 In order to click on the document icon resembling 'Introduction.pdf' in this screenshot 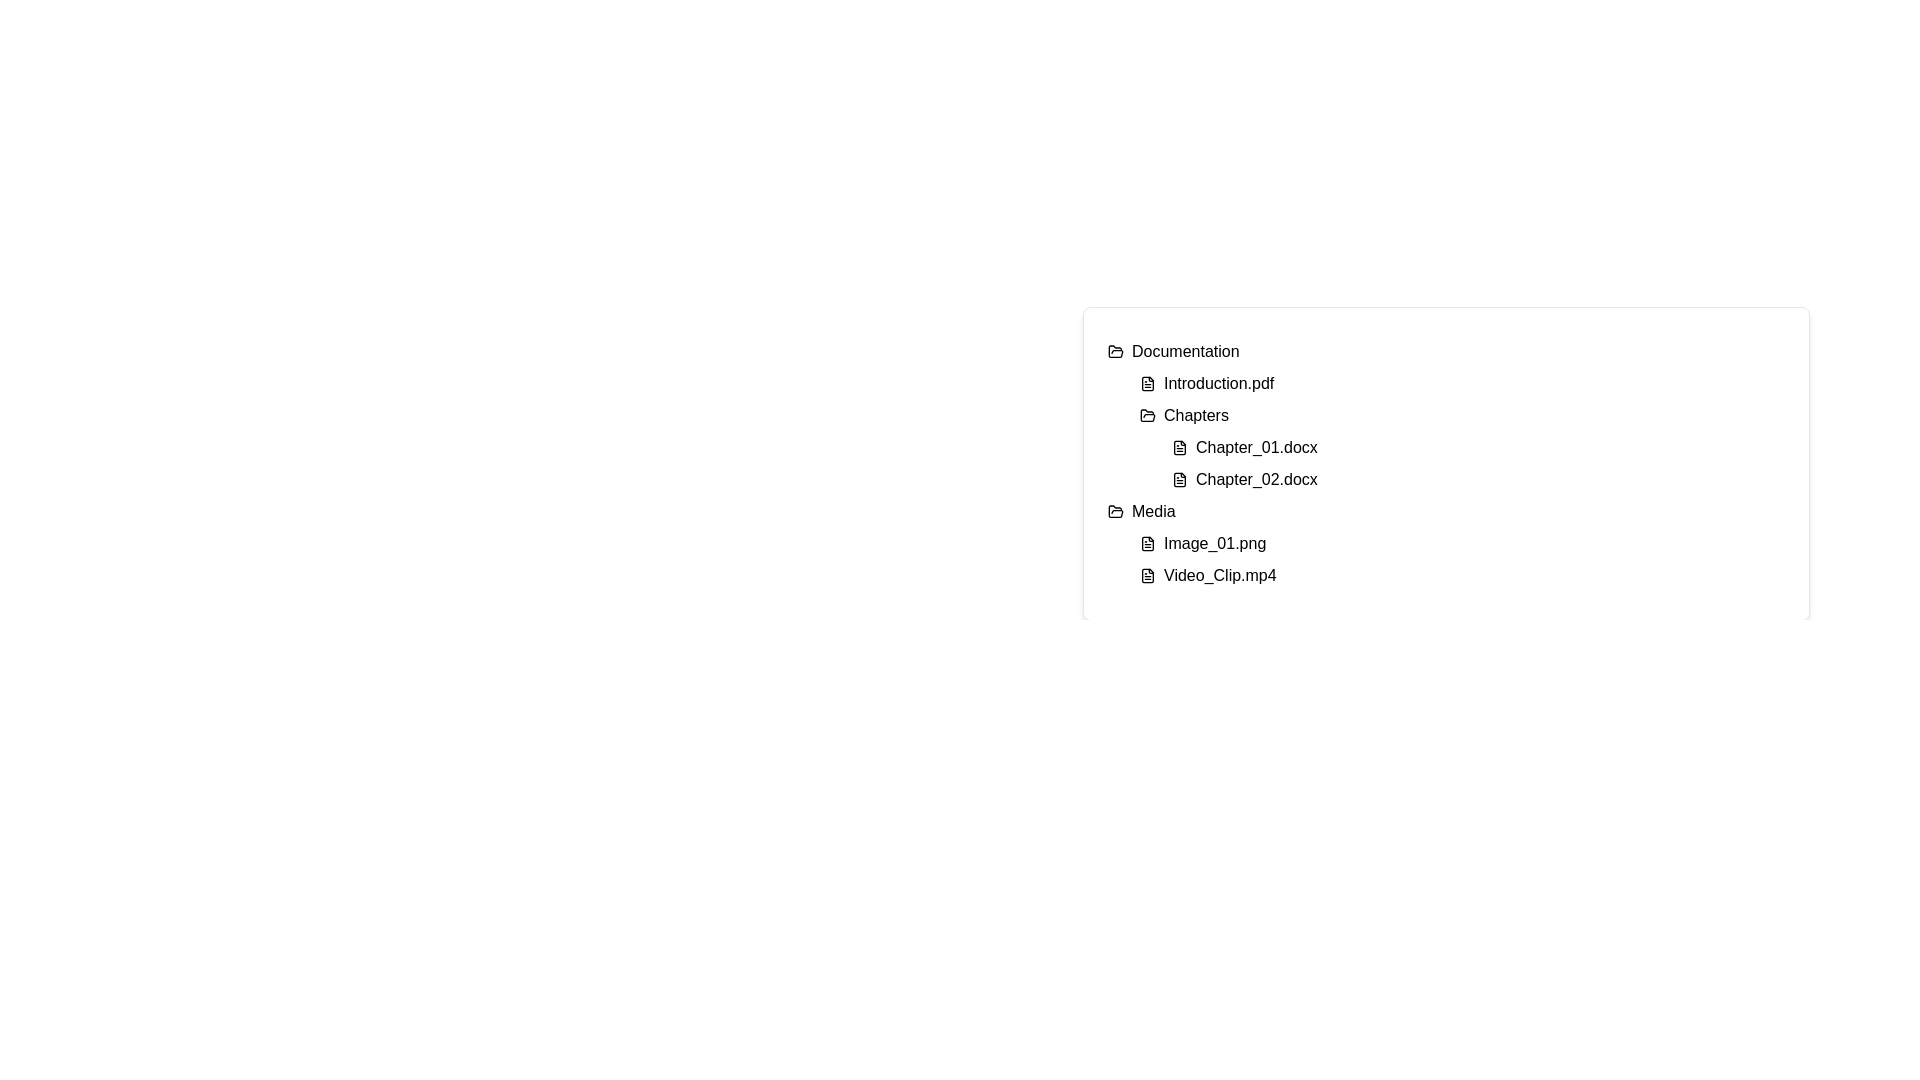, I will do `click(1147, 384)`.